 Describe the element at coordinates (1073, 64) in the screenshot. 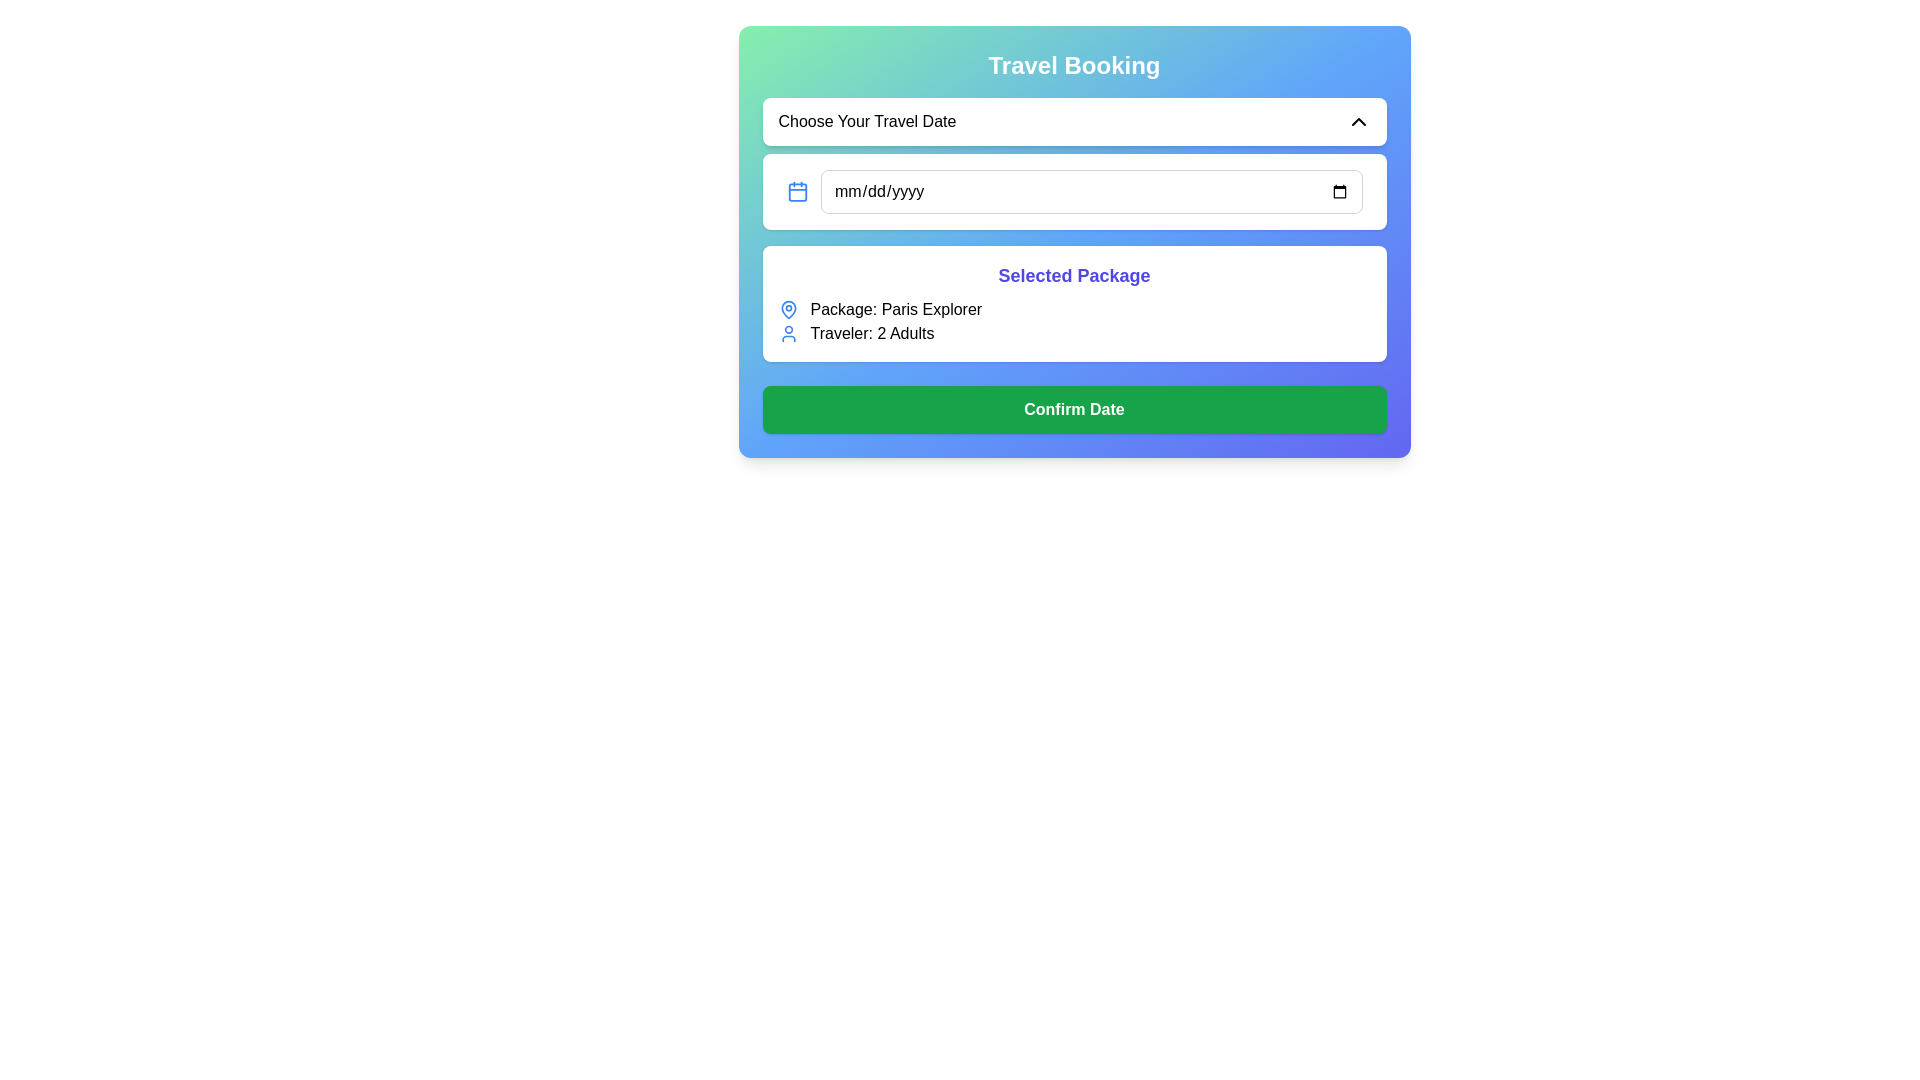

I see `the large, bold text displaying 'Travel Booking' which is styled with a white font and centered within a gradient background` at that location.